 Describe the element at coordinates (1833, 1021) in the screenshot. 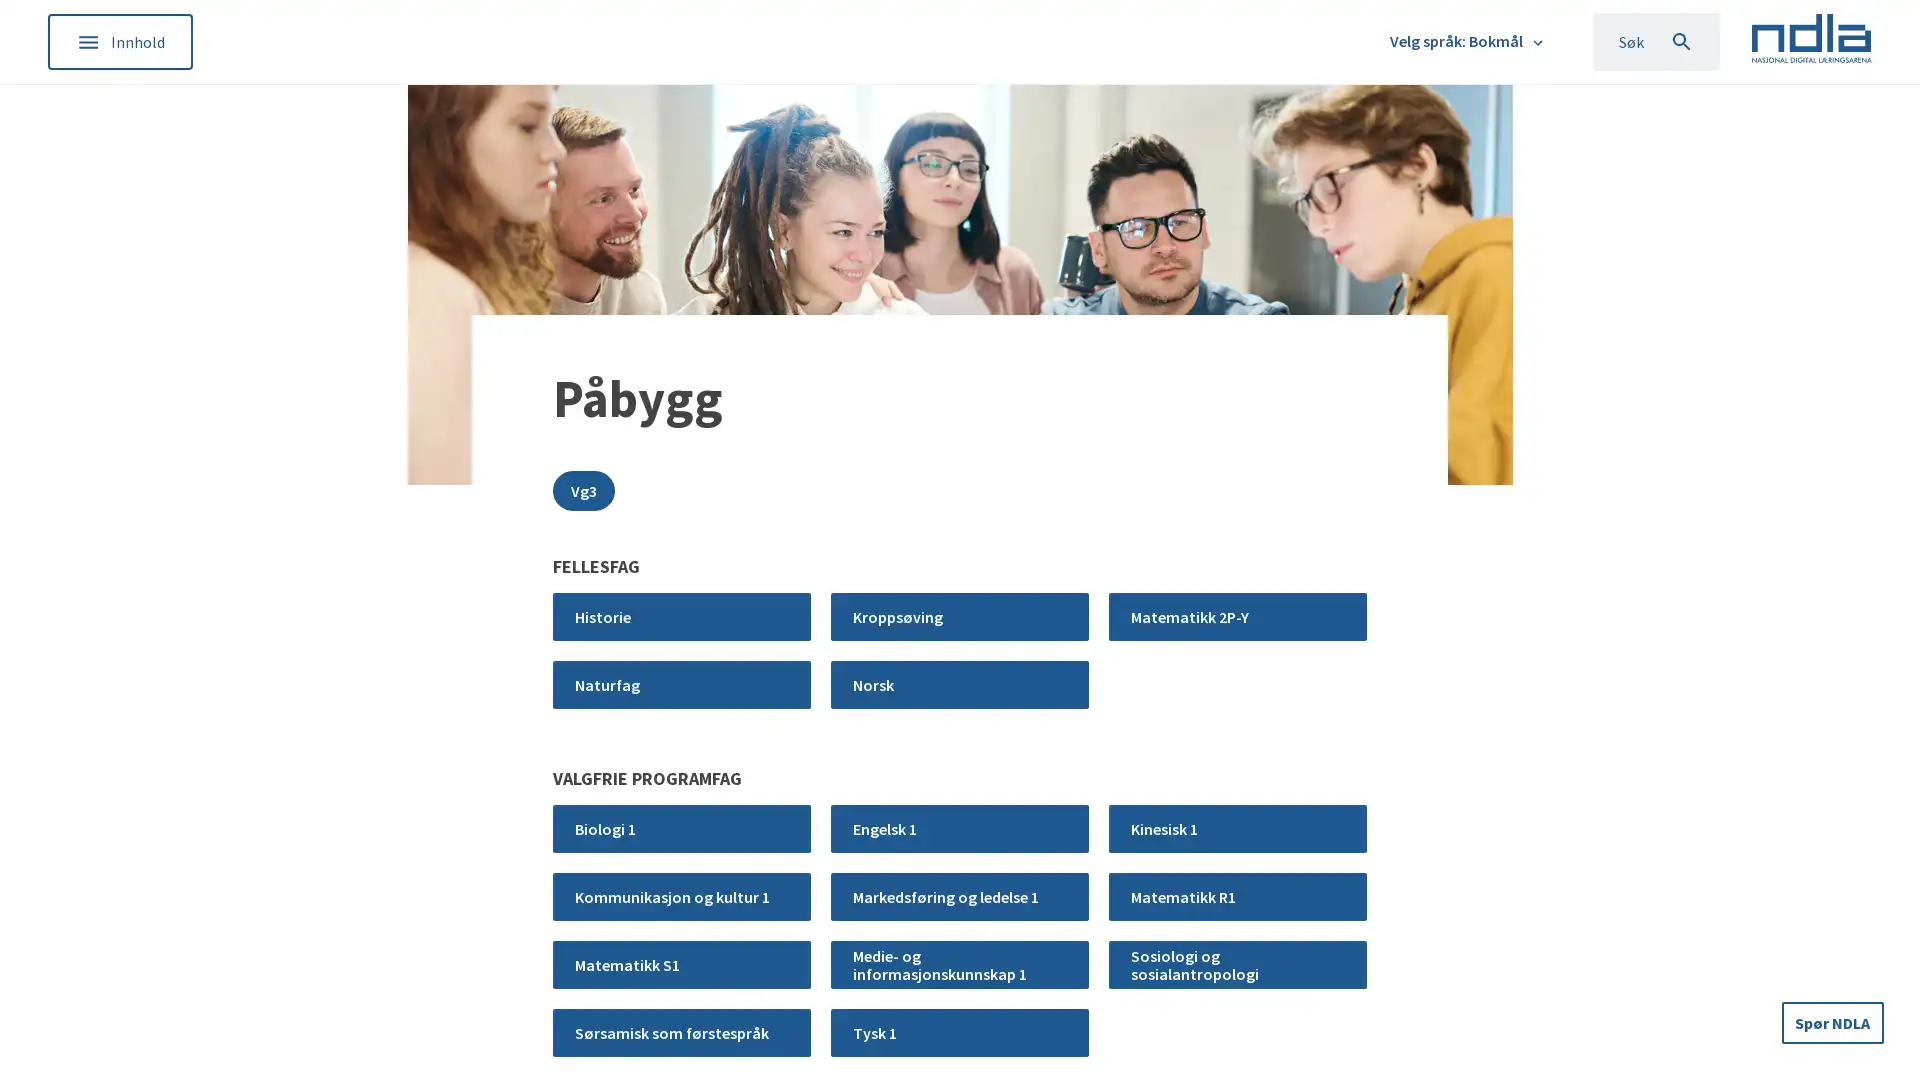

I see `Spr NDLA` at that location.